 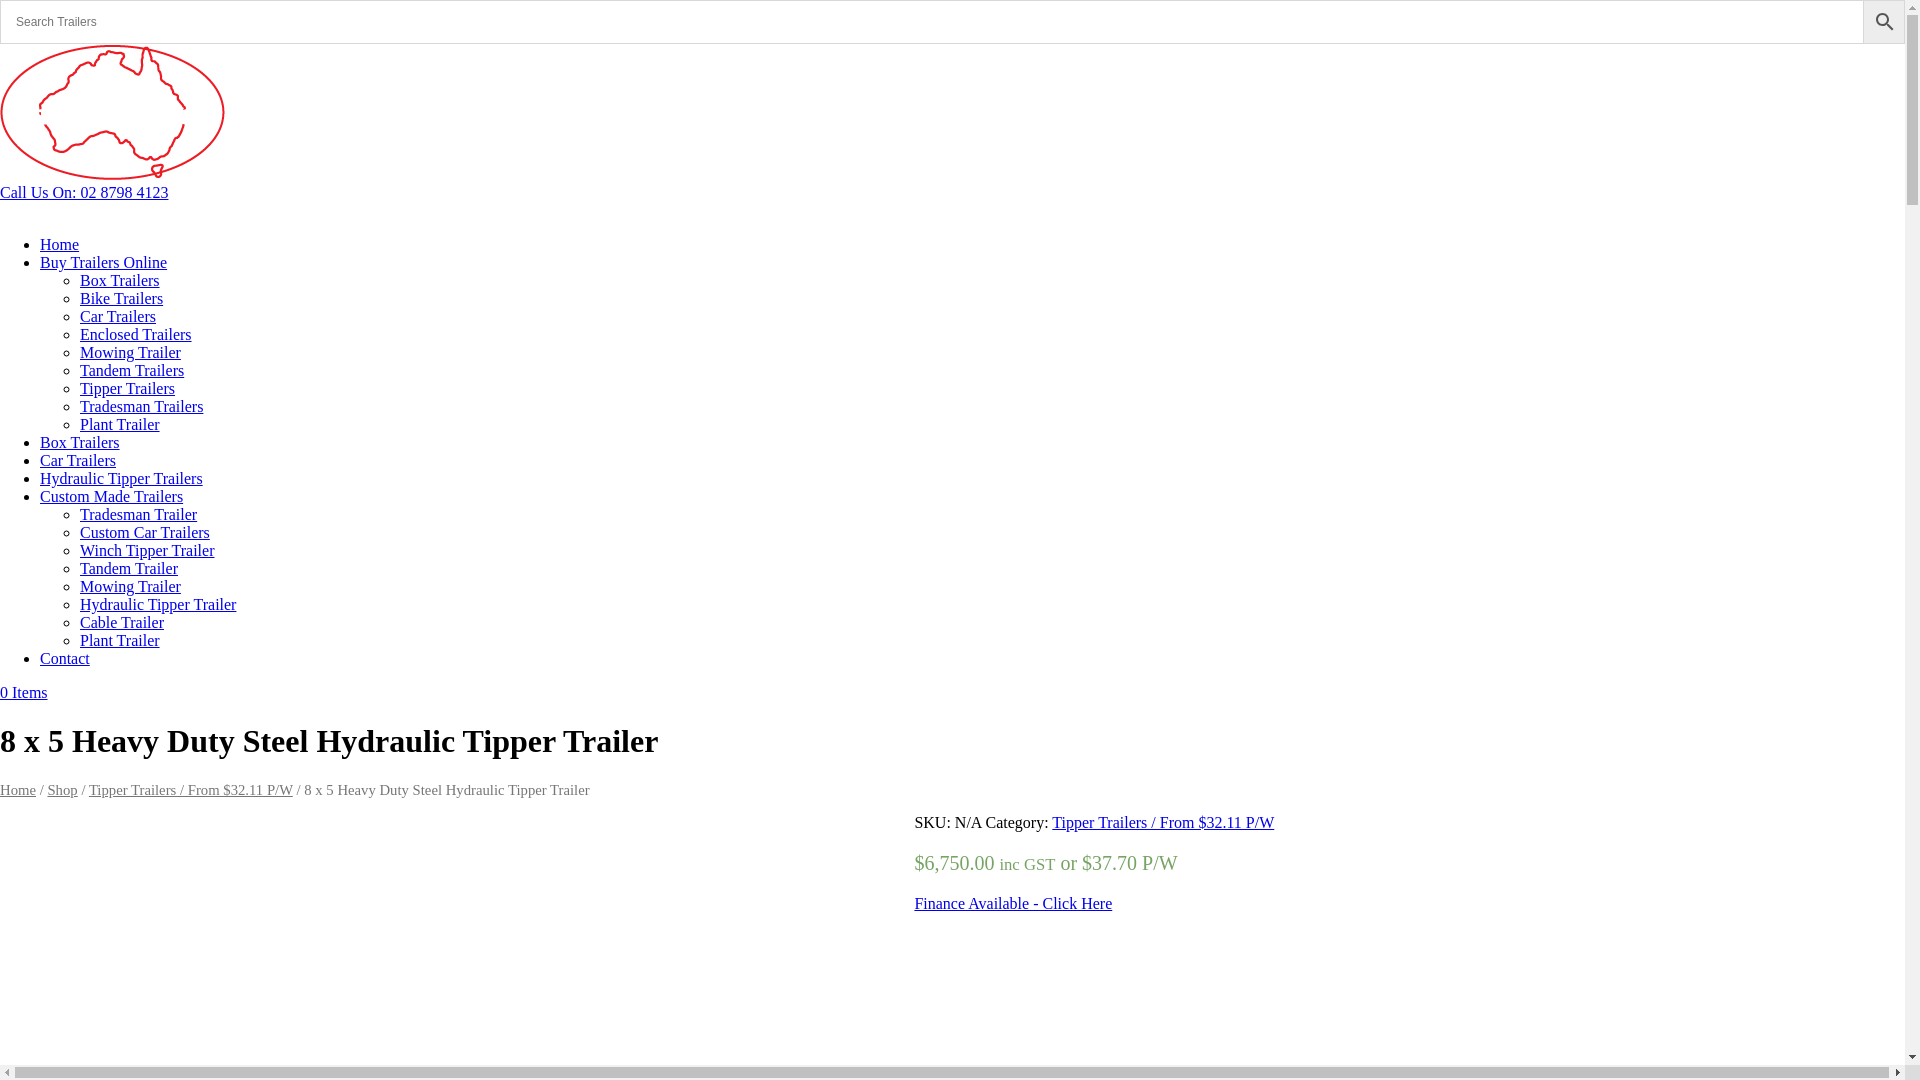 What do you see at coordinates (0, 789) in the screenshot?
I see `'Home'` at bounding box center [0, 789].